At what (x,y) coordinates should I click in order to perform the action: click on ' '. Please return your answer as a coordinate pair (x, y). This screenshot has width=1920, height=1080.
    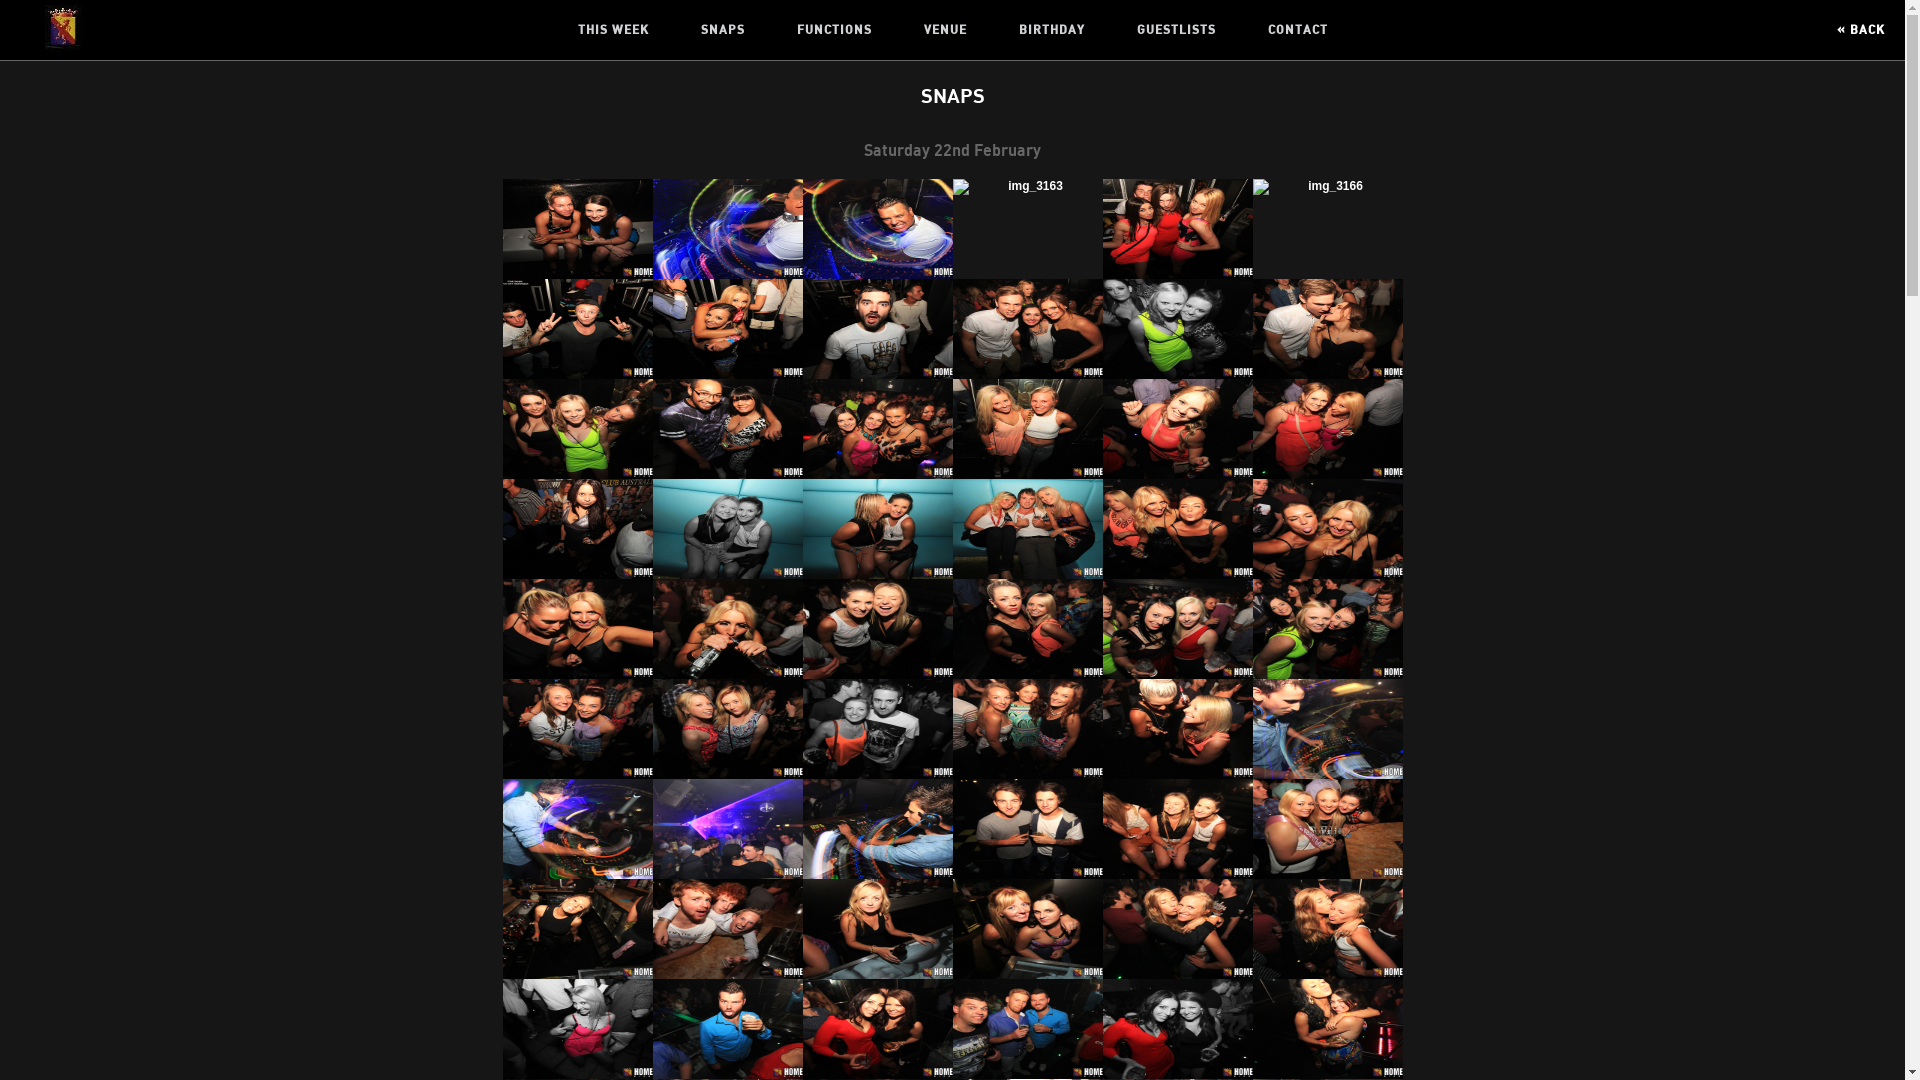
    Looking at the image, I should click on (877, 729).